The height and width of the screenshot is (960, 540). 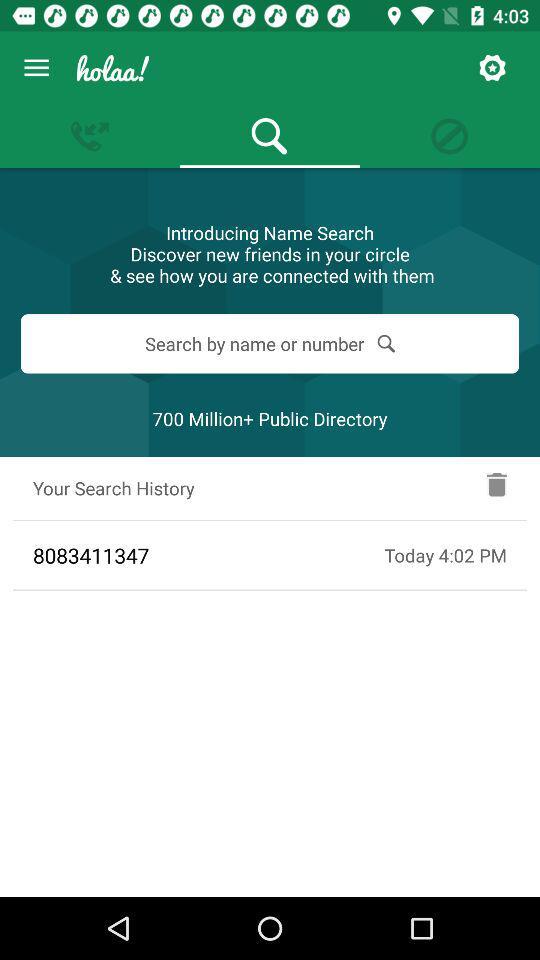 I want to click on settings, so click(x=491, y=68).